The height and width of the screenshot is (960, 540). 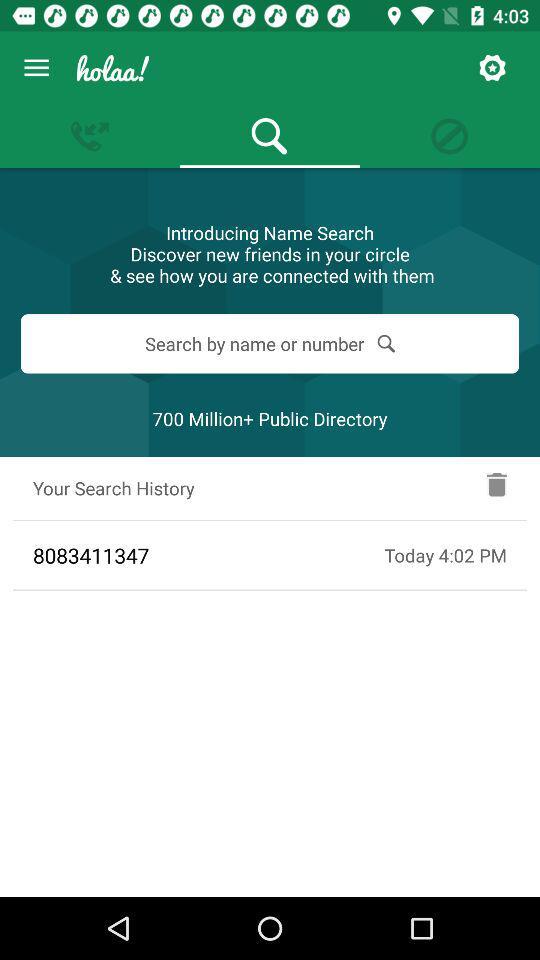 I want to click on settings, so click(x=491, y=68).